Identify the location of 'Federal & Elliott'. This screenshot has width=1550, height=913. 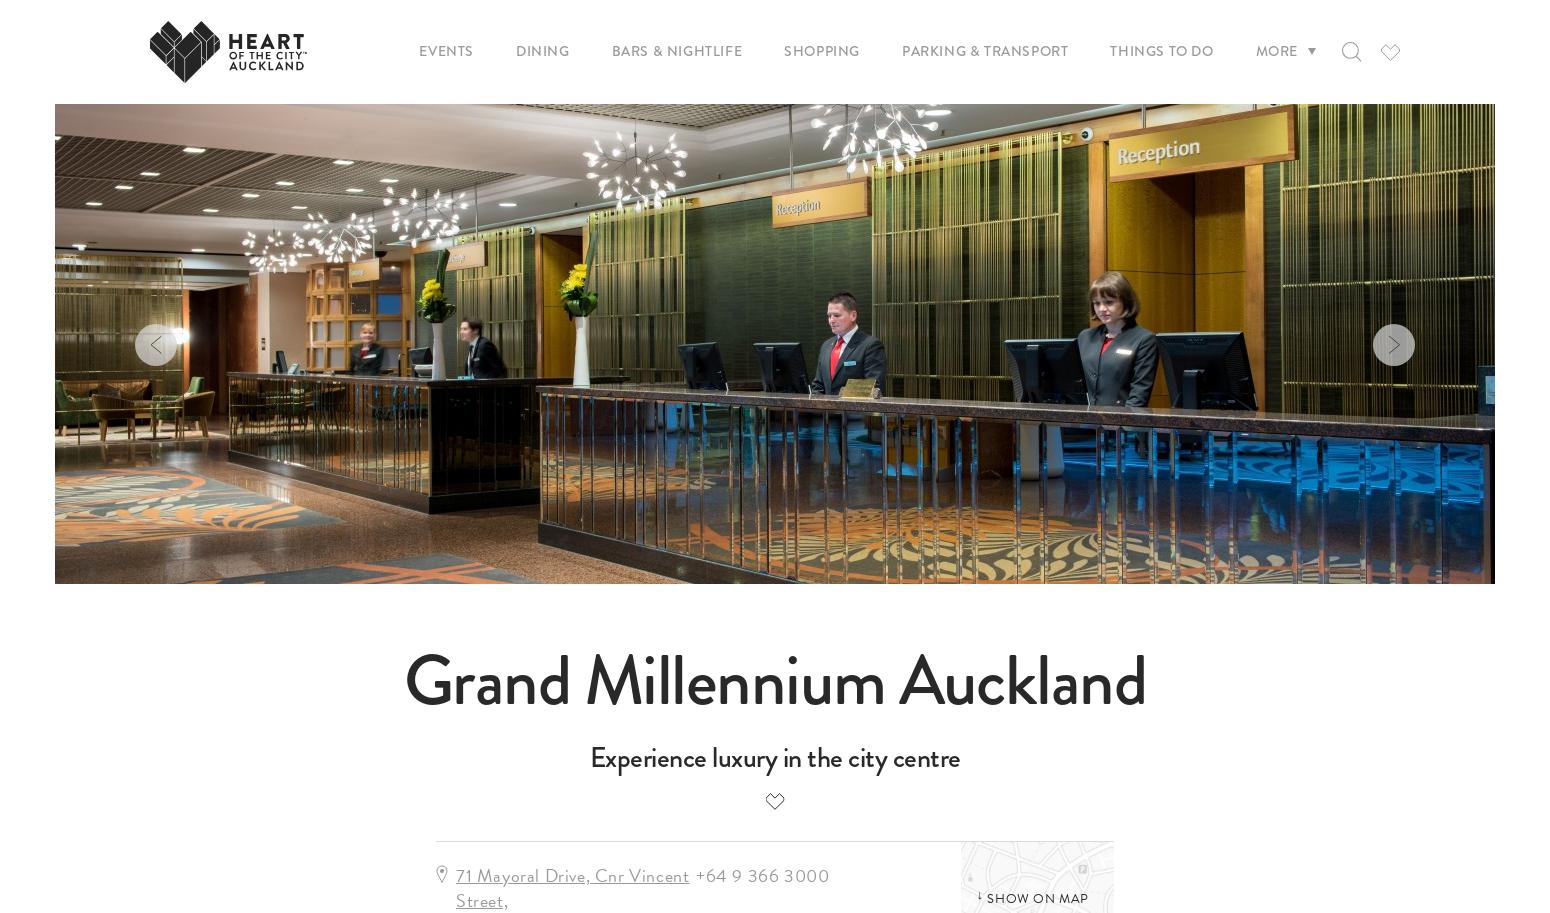
(542, 707).